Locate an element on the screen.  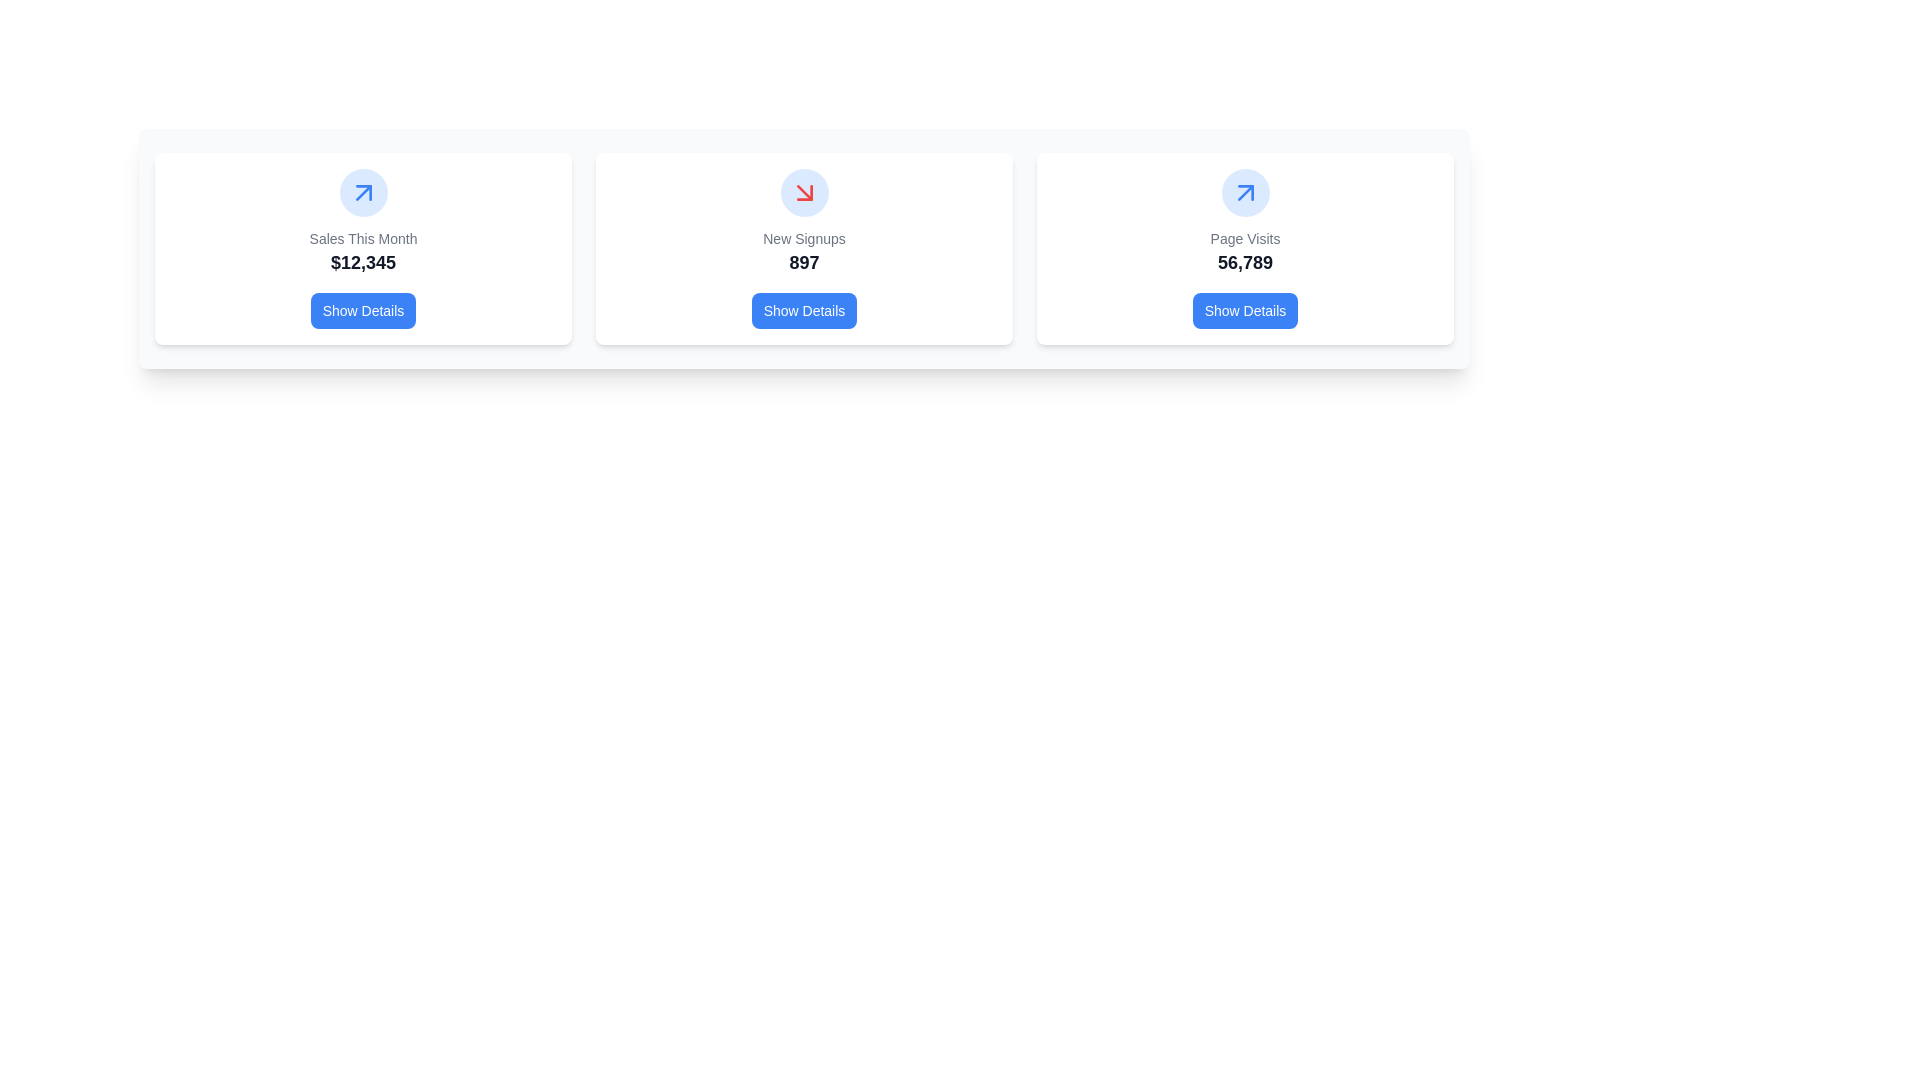
the display-only text showing the numerical metric for the 'Page Visits' section, which is located within the 'Page Visits' card, centered under the 'Page Visits' label and above the 'Show Details' button is located at coordinates (1244, 261).